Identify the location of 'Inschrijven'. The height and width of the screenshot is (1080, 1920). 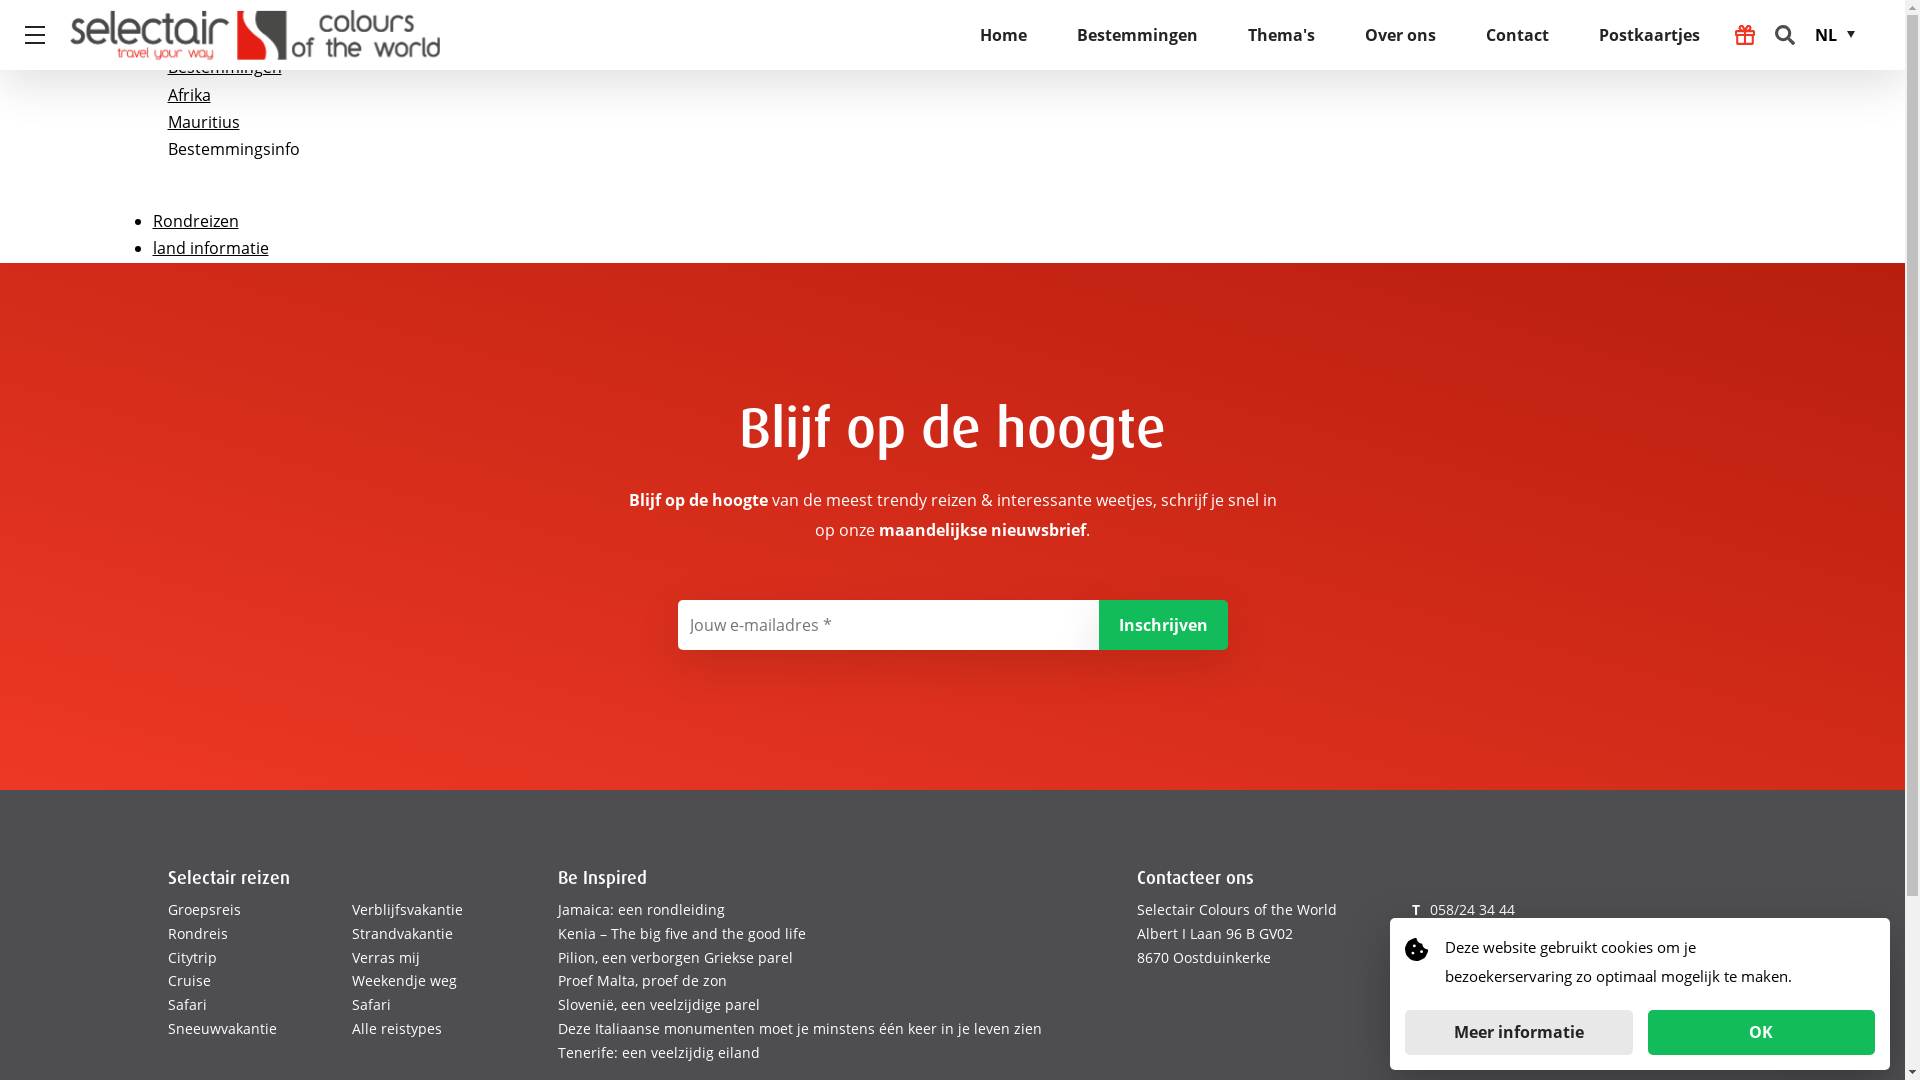
(1162, 623).